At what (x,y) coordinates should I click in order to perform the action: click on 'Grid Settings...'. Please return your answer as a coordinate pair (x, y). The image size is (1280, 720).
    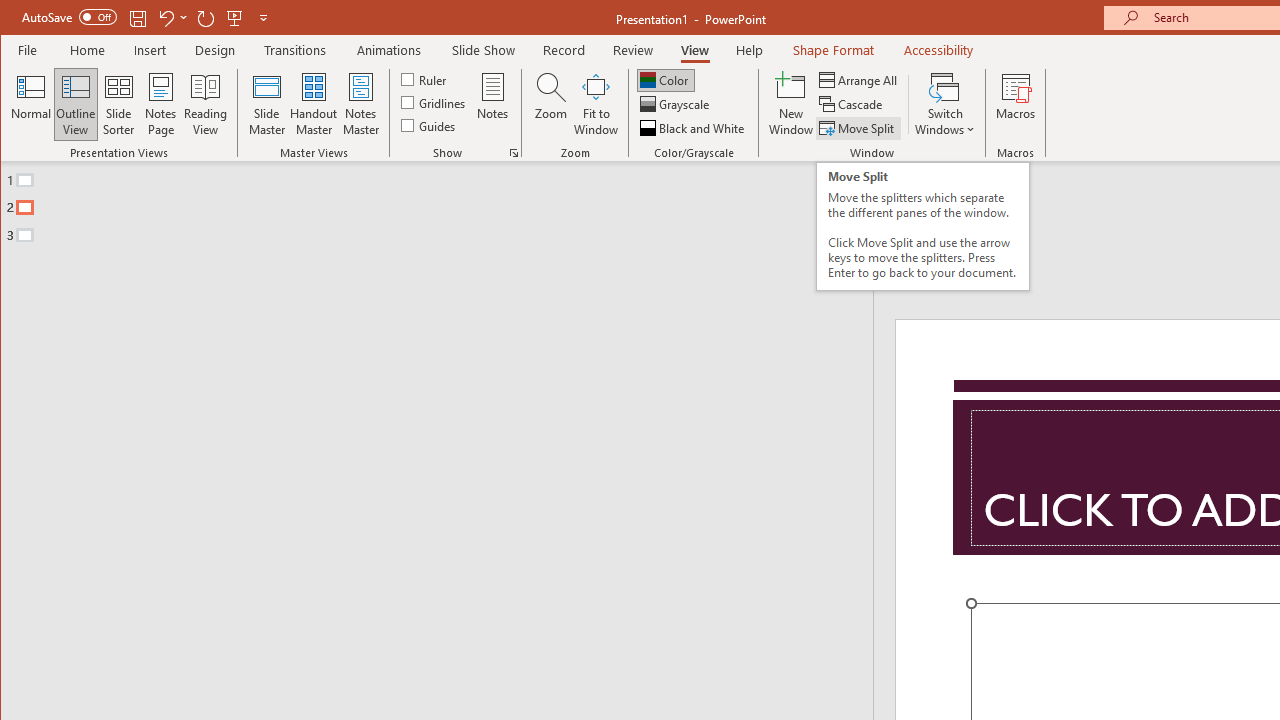
    Looking at the image, I should click on (513, 152).